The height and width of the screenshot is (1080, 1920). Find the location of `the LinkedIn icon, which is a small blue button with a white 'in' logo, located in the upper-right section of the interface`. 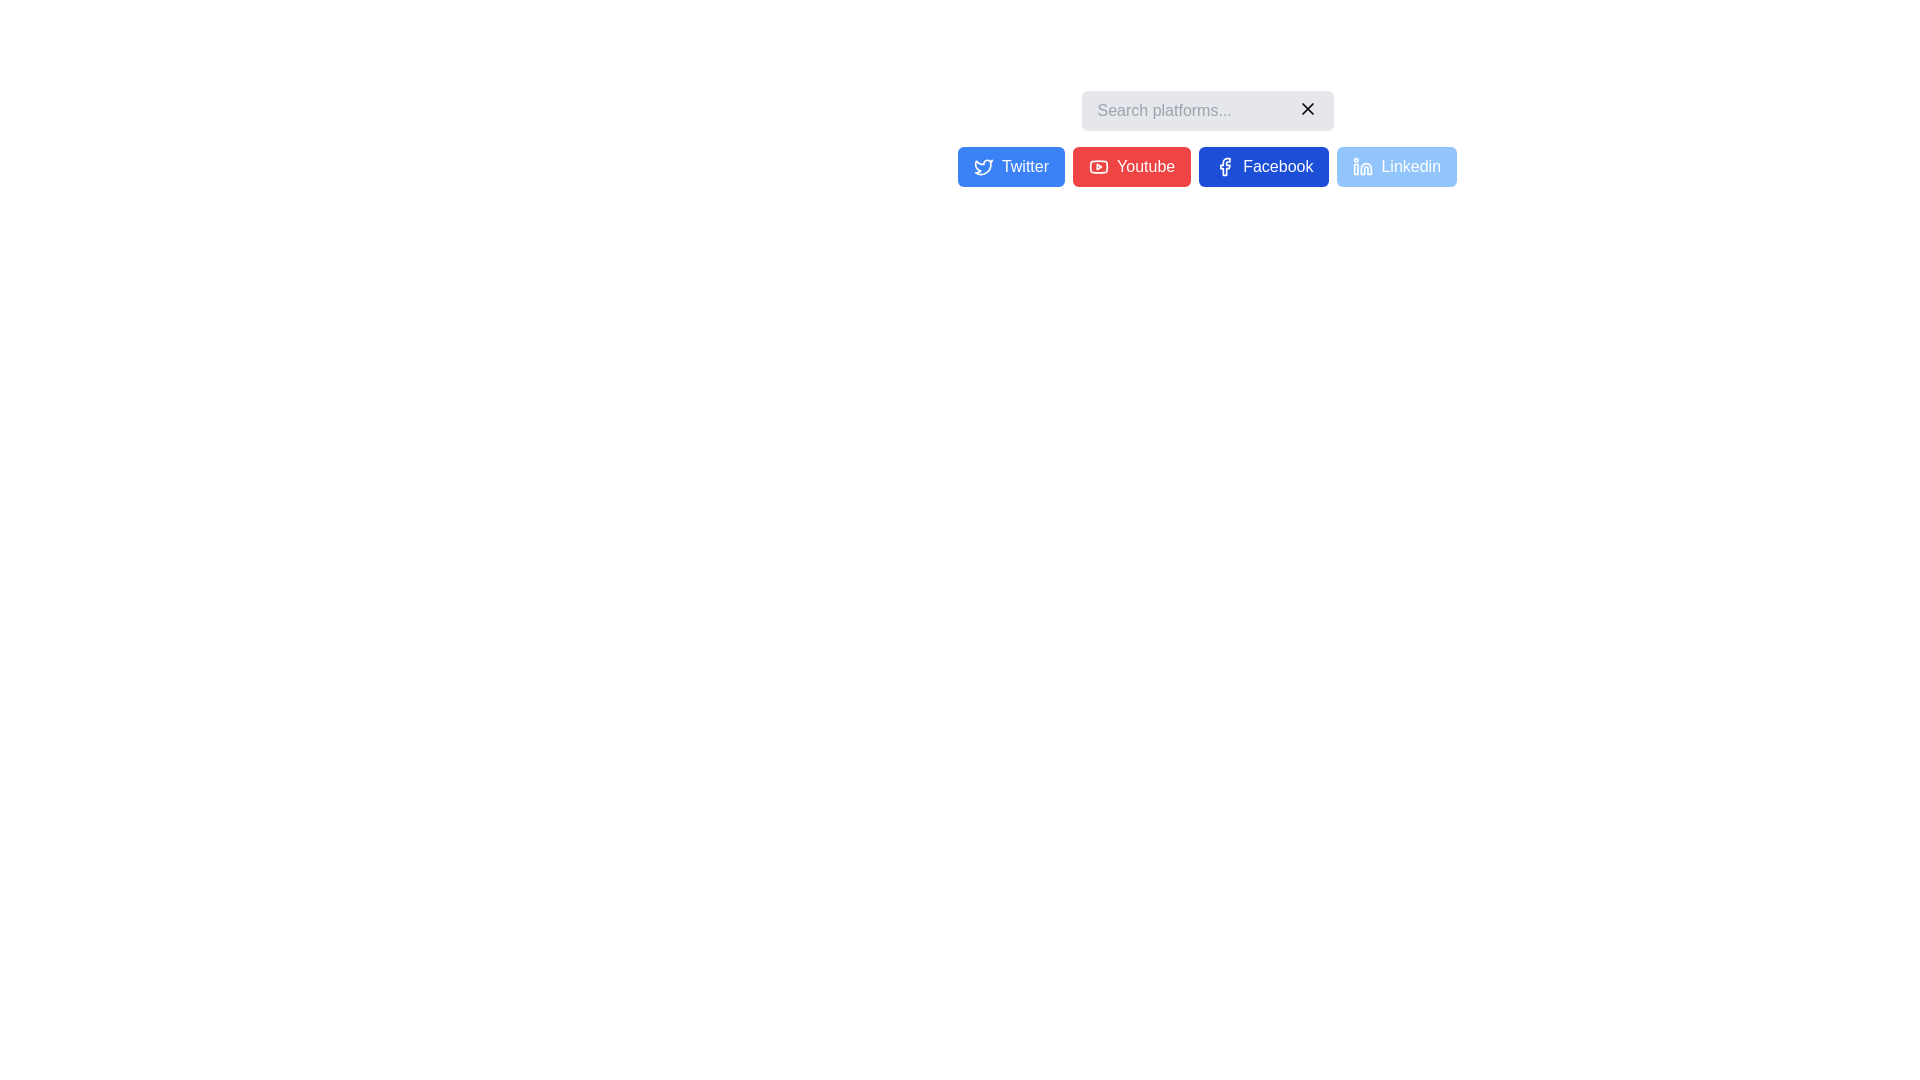

the LinkedIn icon, which is a small blue button with a white 'in' logo, located in the upper-right section of the interface is located at coordinates (1362, 165).